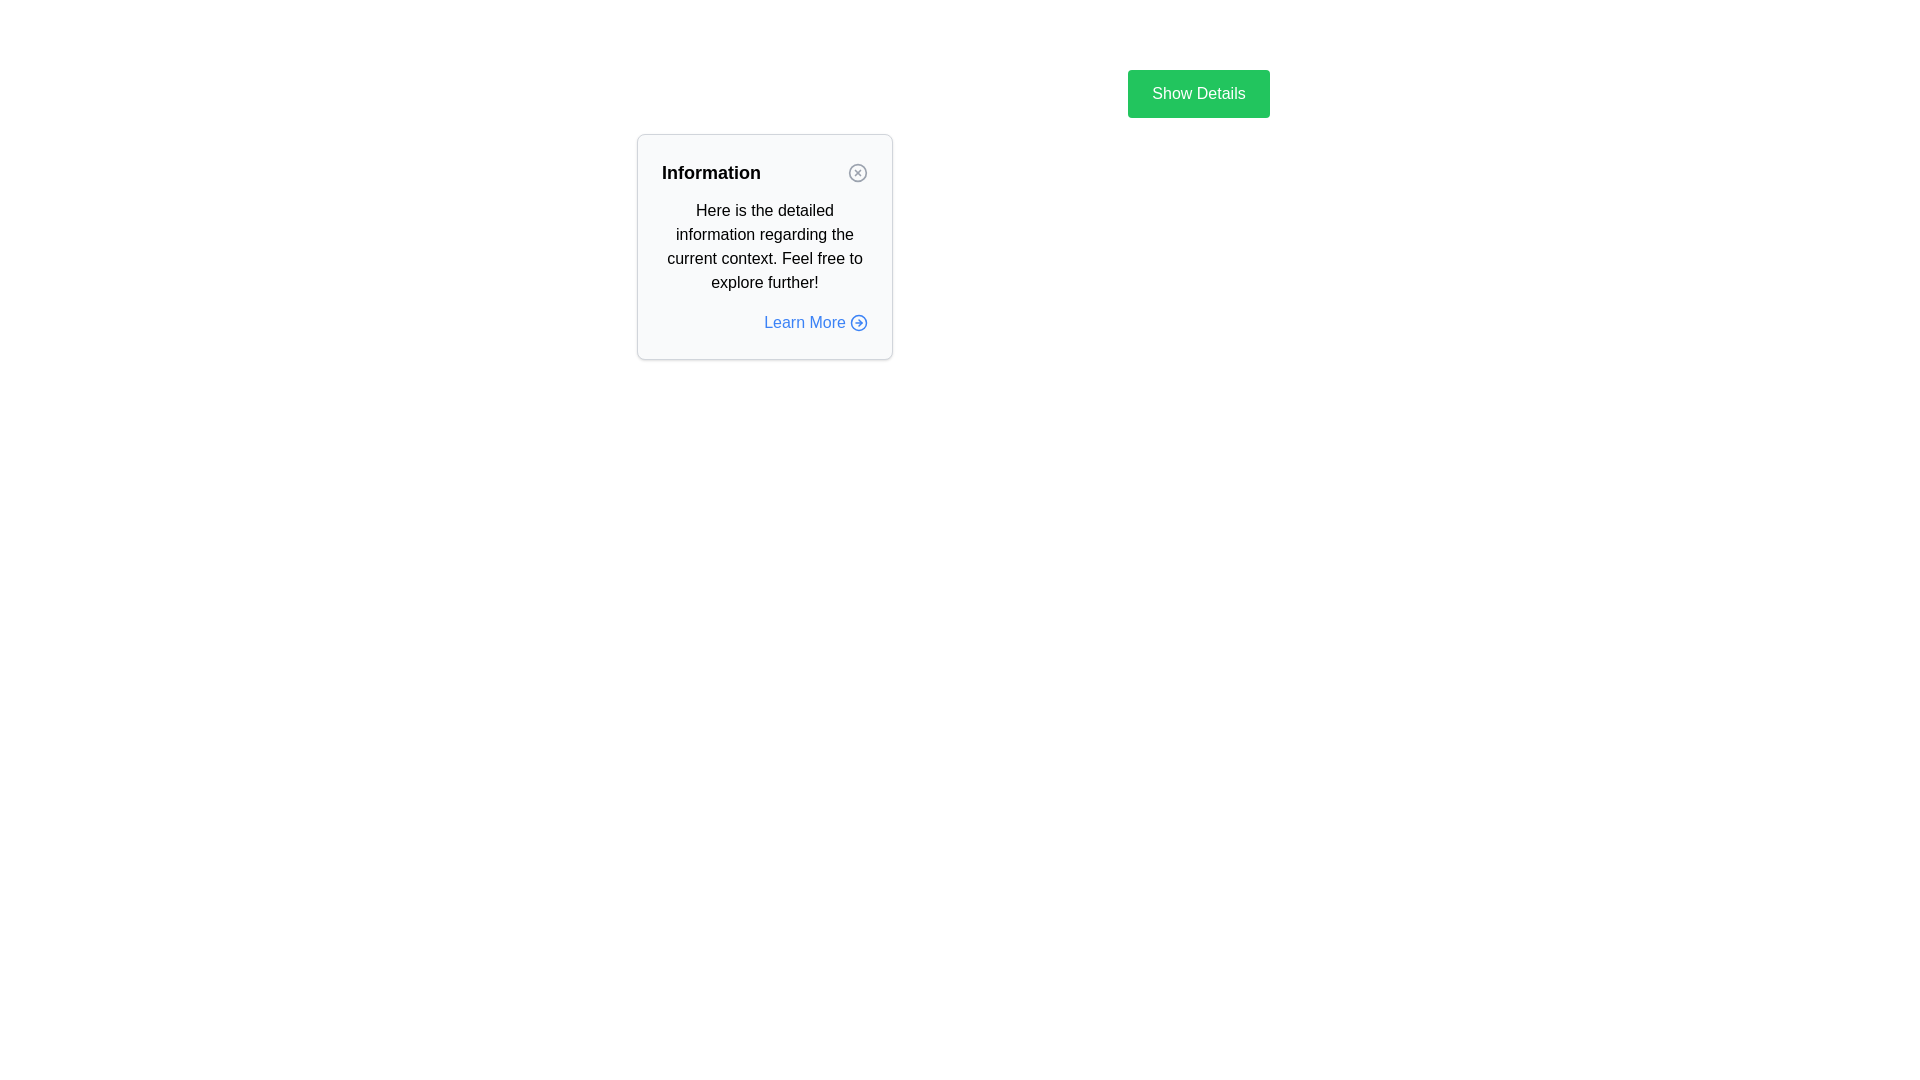 This screenshot has width=1920, height=1080. I want to click on the navigation link with an associated icon located at the bottom-right of the 'Information' popup, so click(763, 322).